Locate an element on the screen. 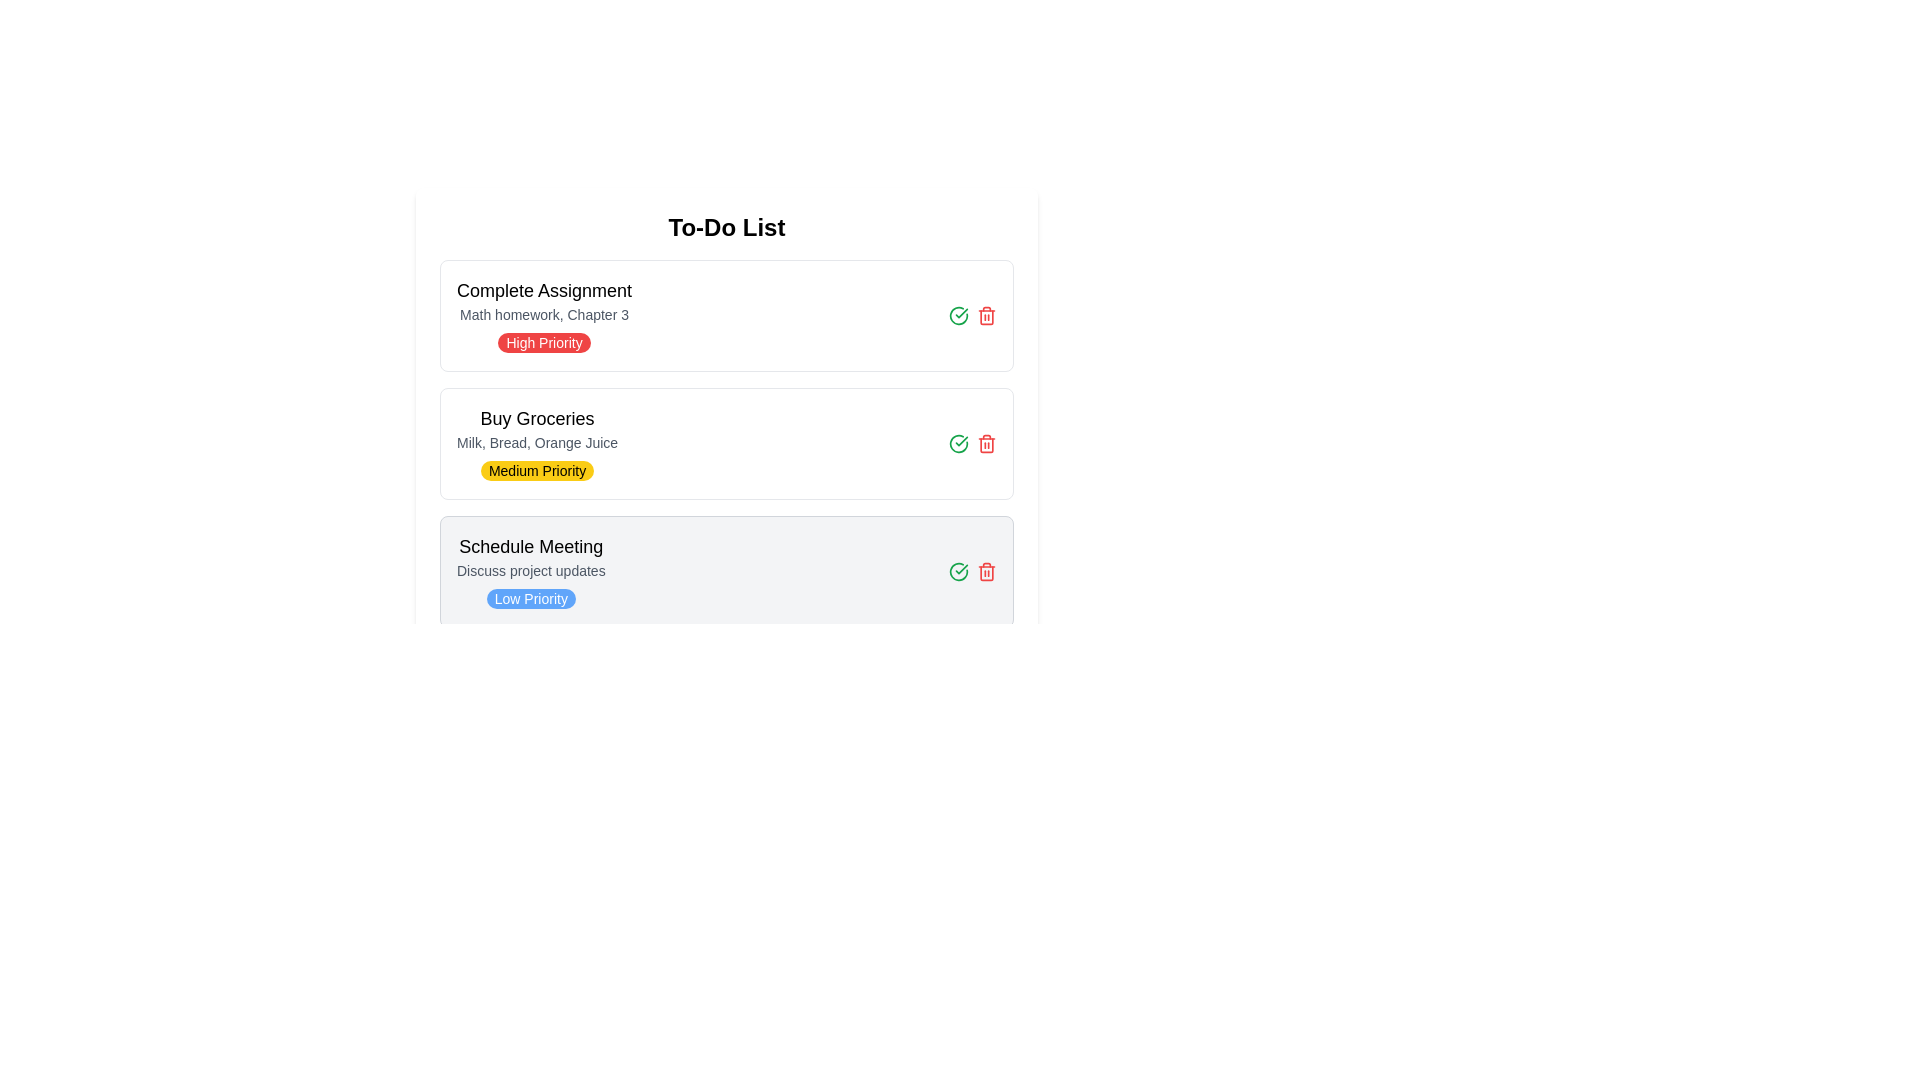  the text element displaying 'Discuss project updates', which is styled in gray and positioned below 'Schedule Meeting' and above 'Low Priority' is located at coordinates (531, 570).